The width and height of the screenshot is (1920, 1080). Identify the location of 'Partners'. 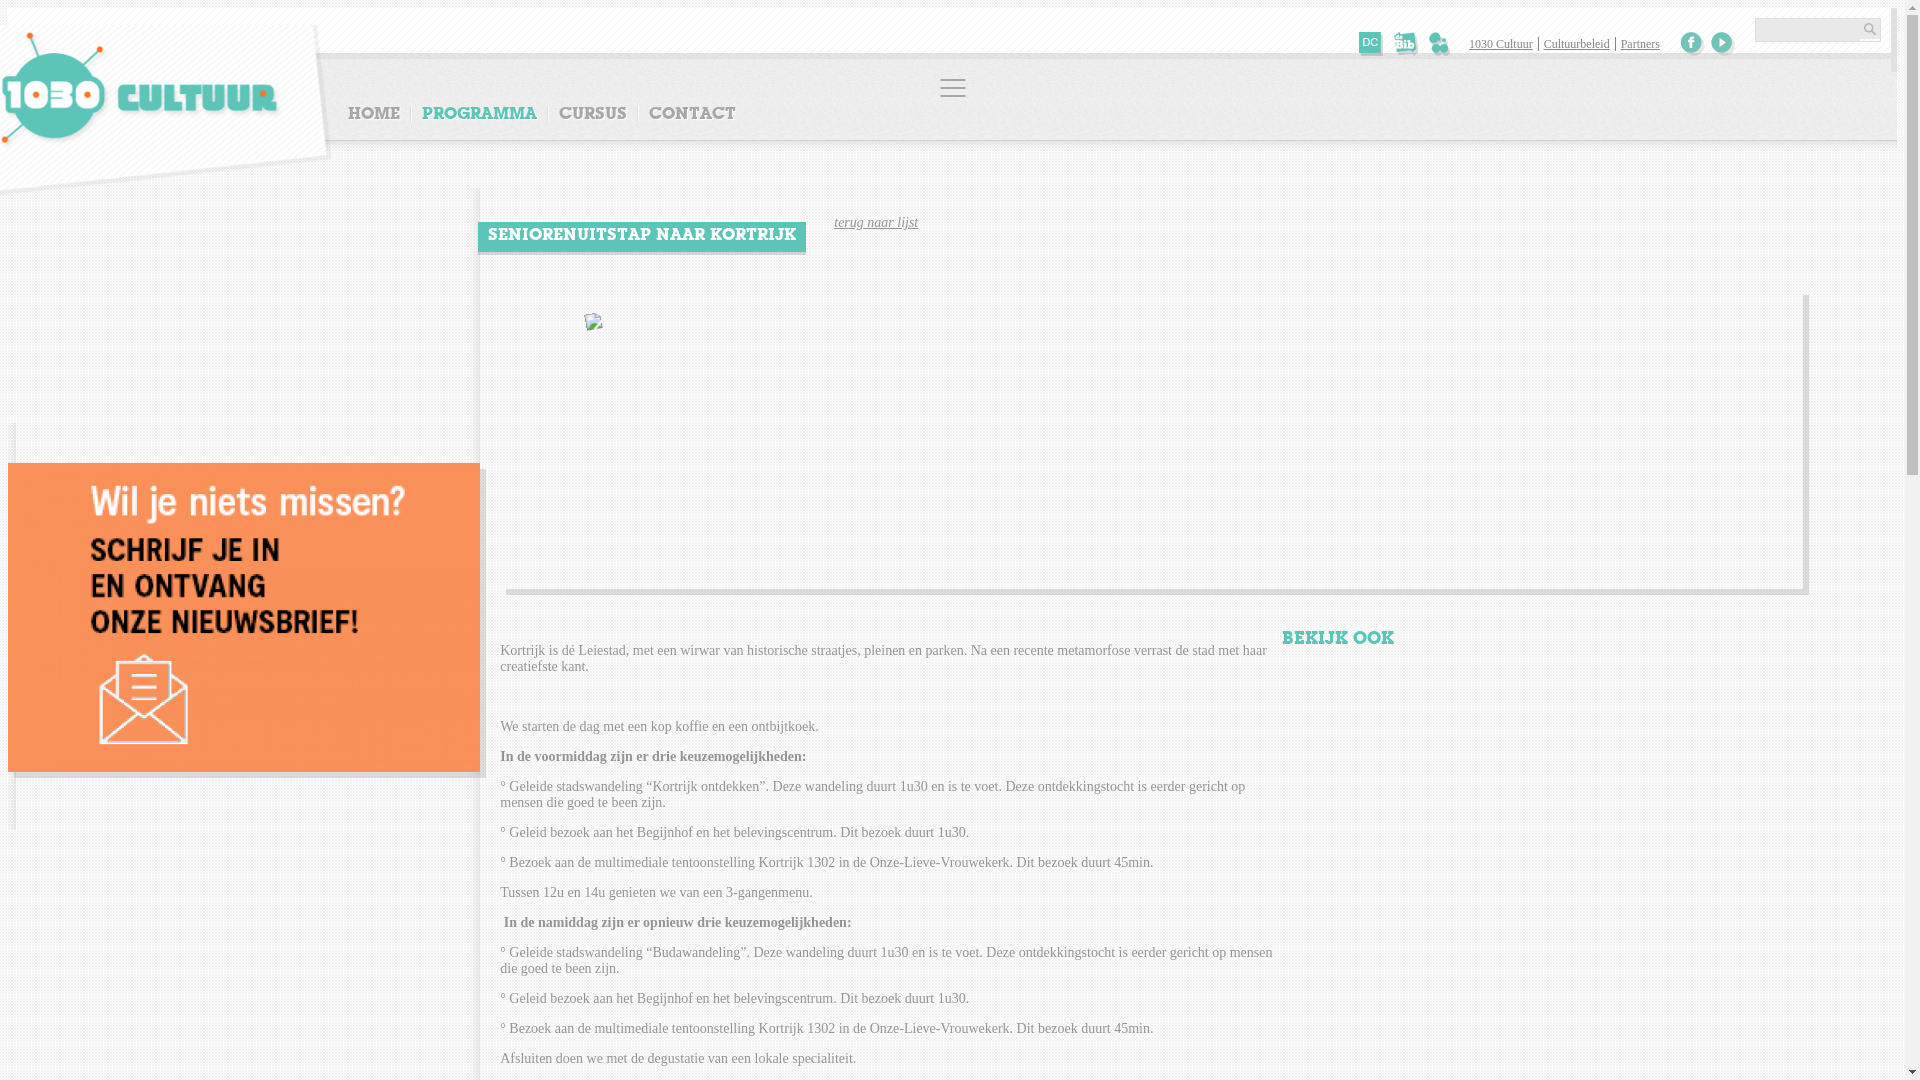
(1640, 43).